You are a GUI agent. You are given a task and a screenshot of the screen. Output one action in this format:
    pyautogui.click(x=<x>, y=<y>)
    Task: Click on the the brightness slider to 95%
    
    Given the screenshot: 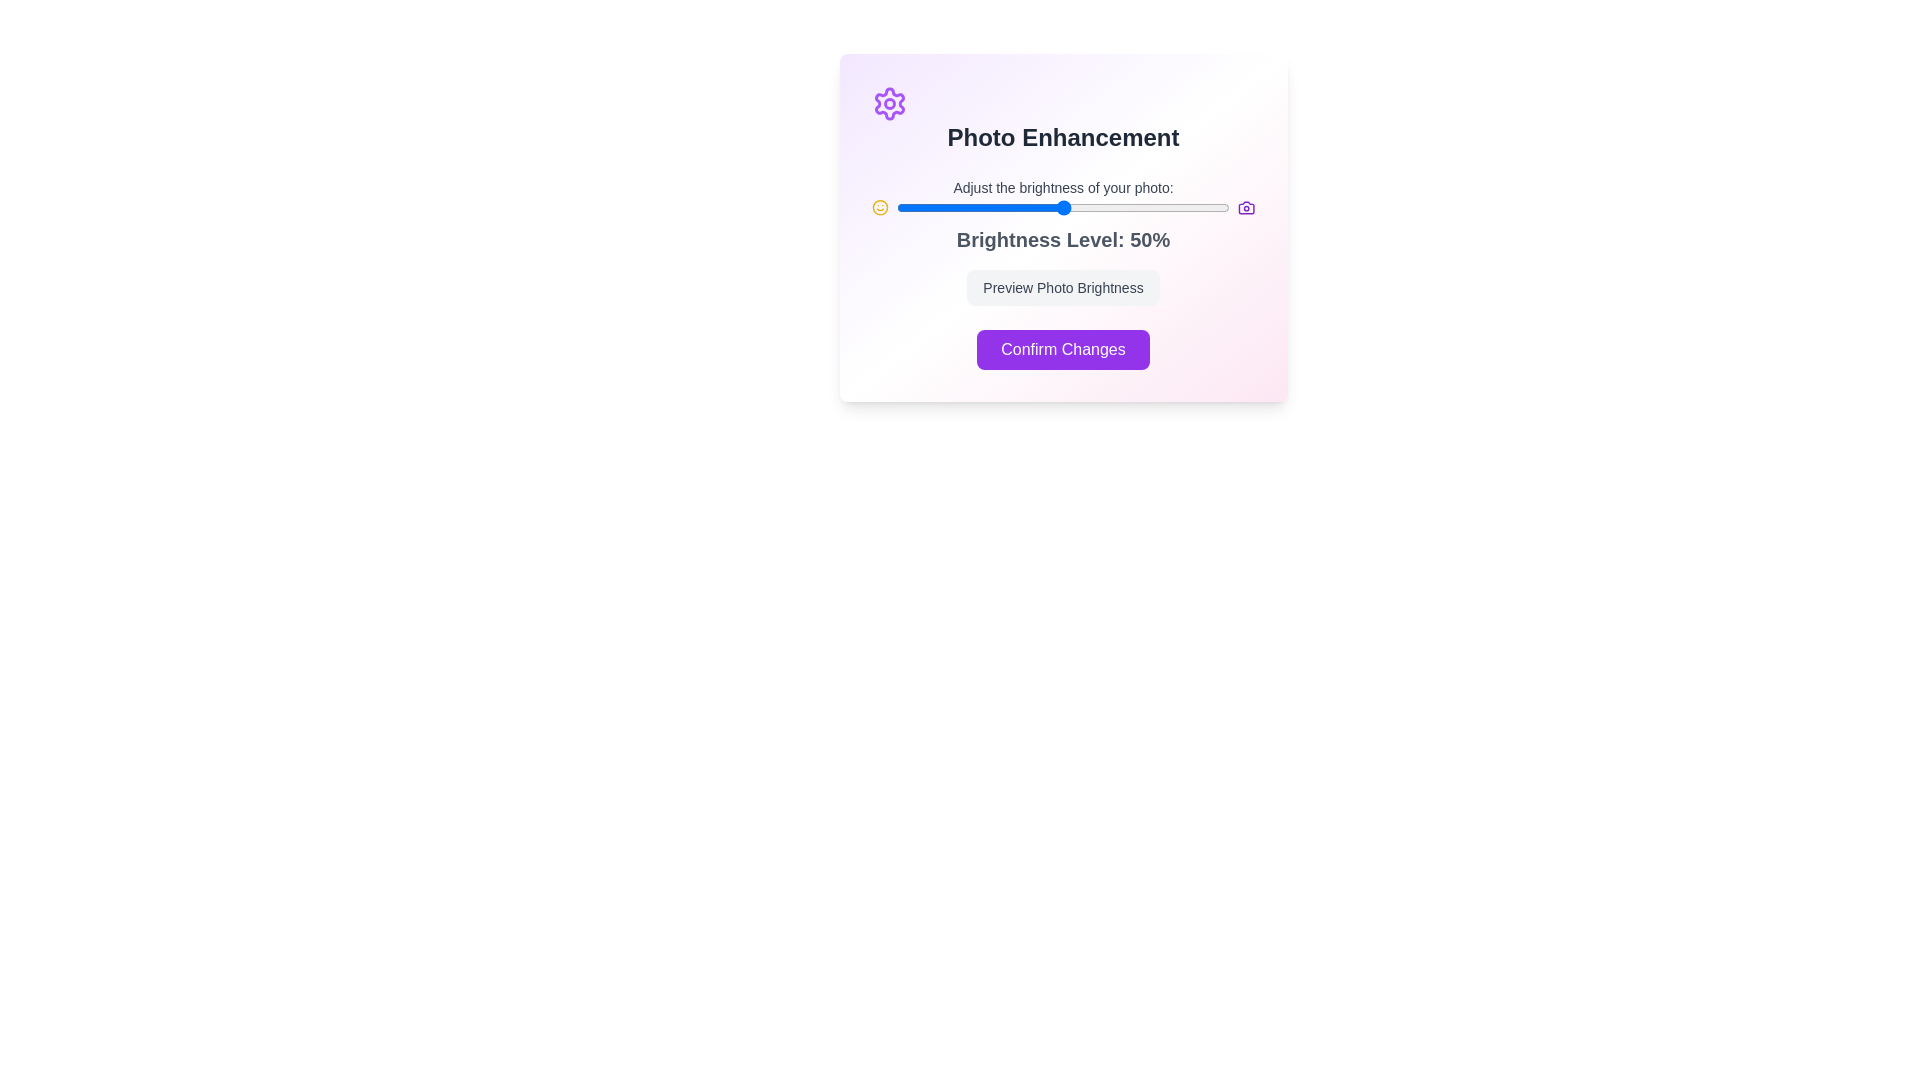 What is the action you would take?
    pyautogui.click(x=1212, y=208)
    